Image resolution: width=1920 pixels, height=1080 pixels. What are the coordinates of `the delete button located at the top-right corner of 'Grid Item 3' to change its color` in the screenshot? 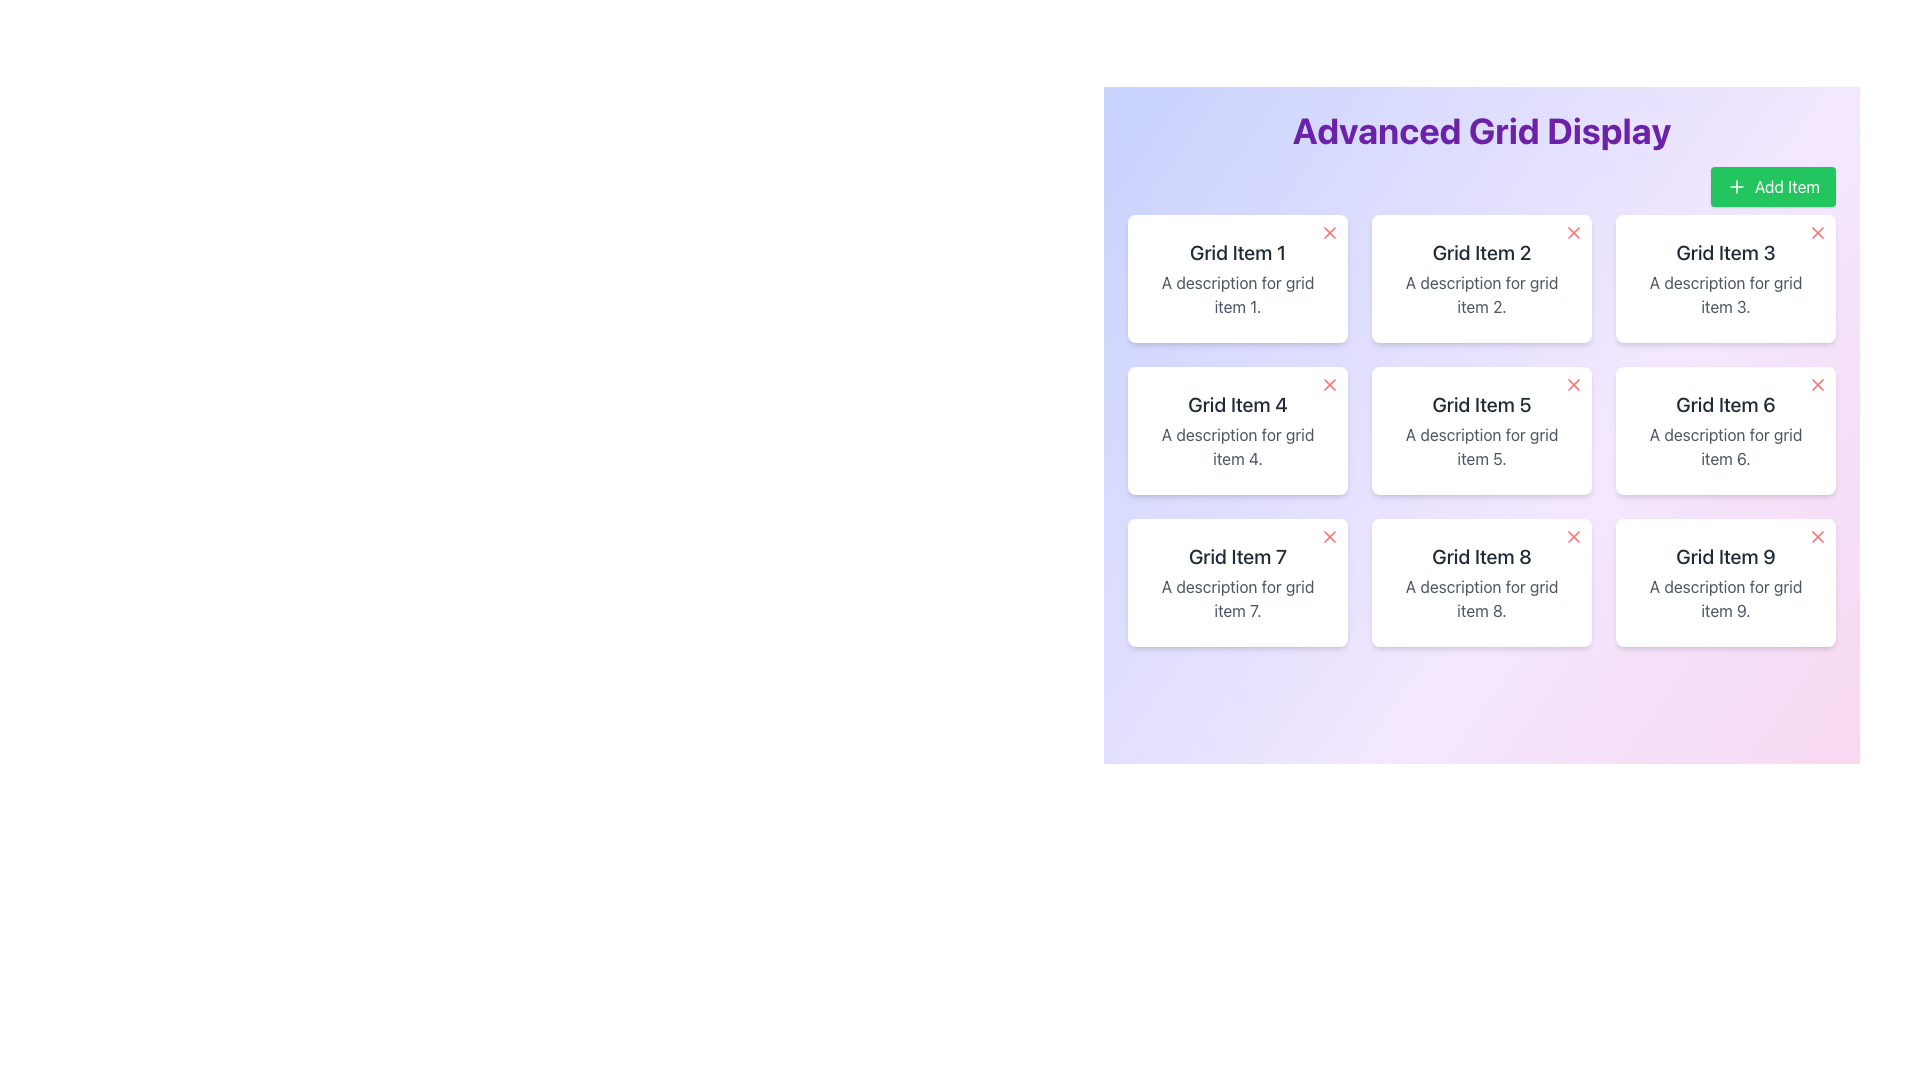 It's located at (1818, 231).